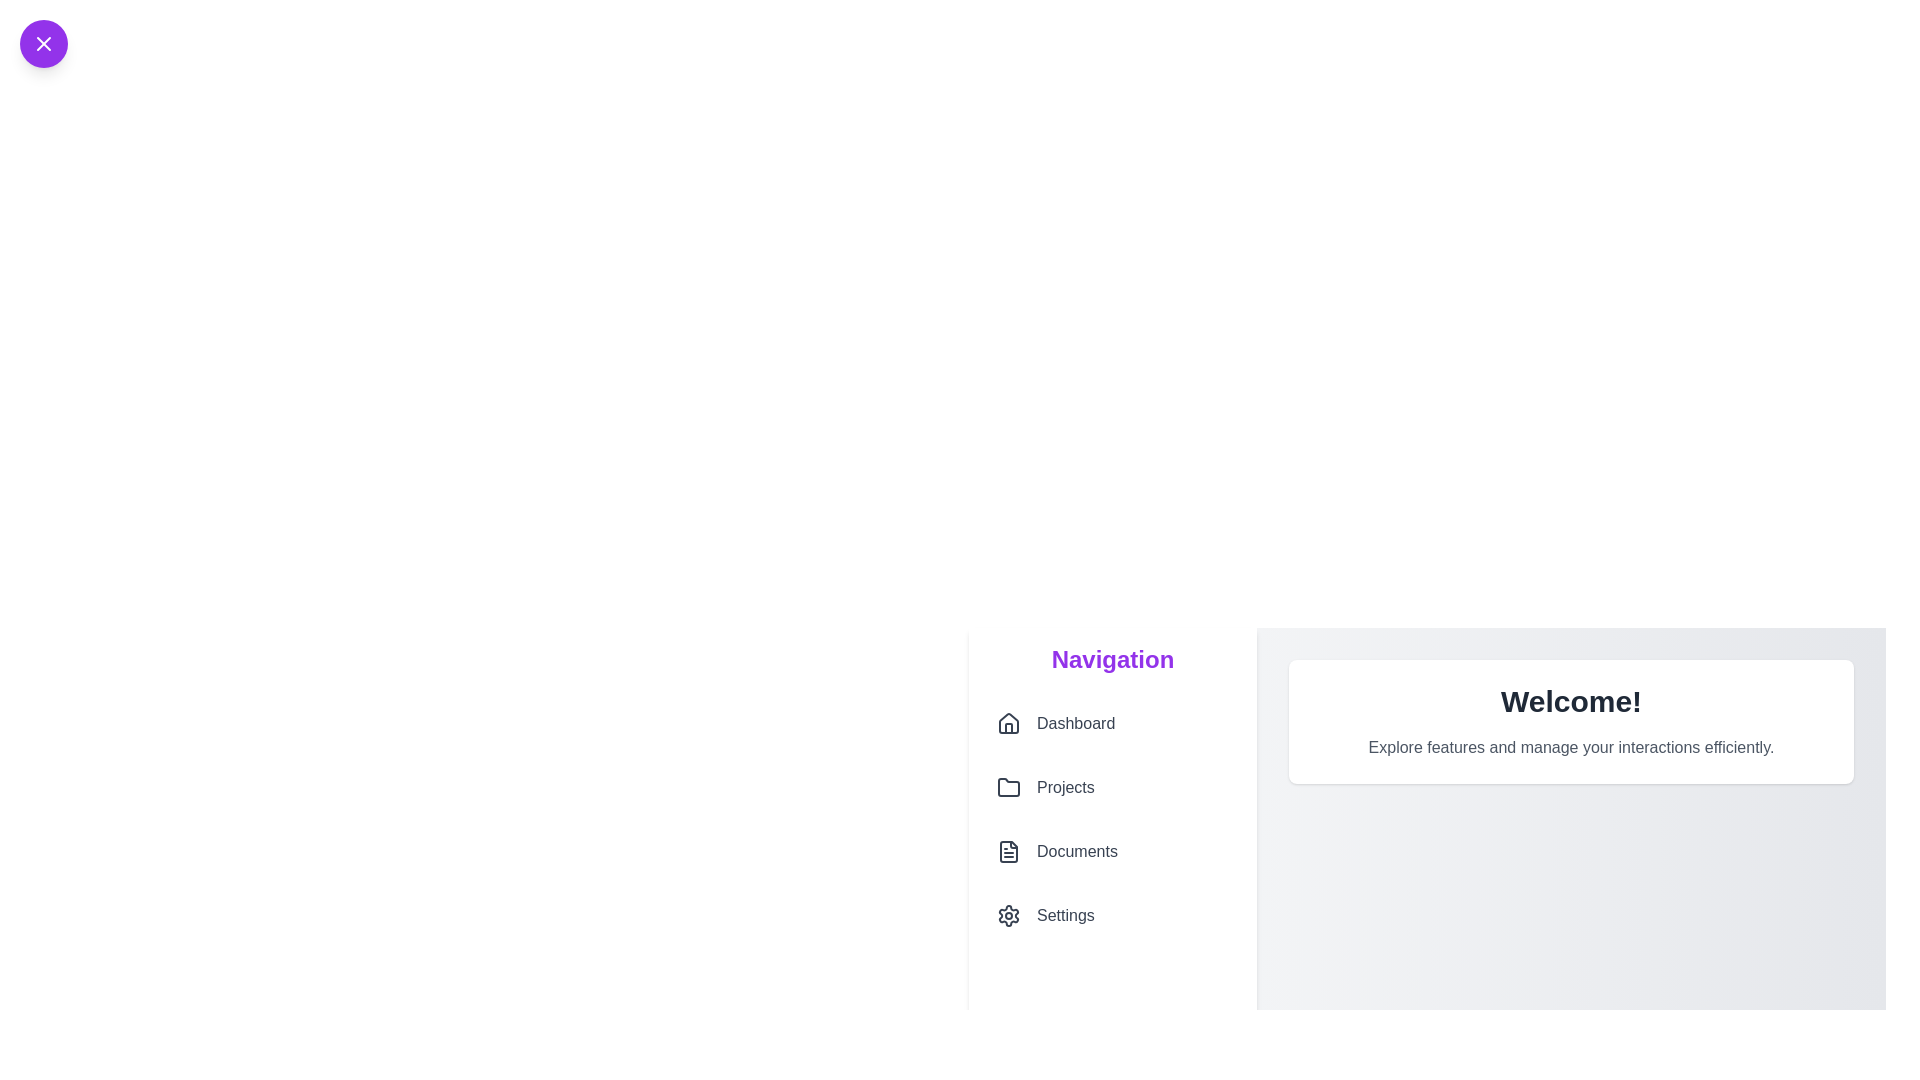 This screenshot has height=1080, width=1920. Describe the element at coordinates (1112, 915) in the screenshot. I see `the navigation menu item Settings` at that location.